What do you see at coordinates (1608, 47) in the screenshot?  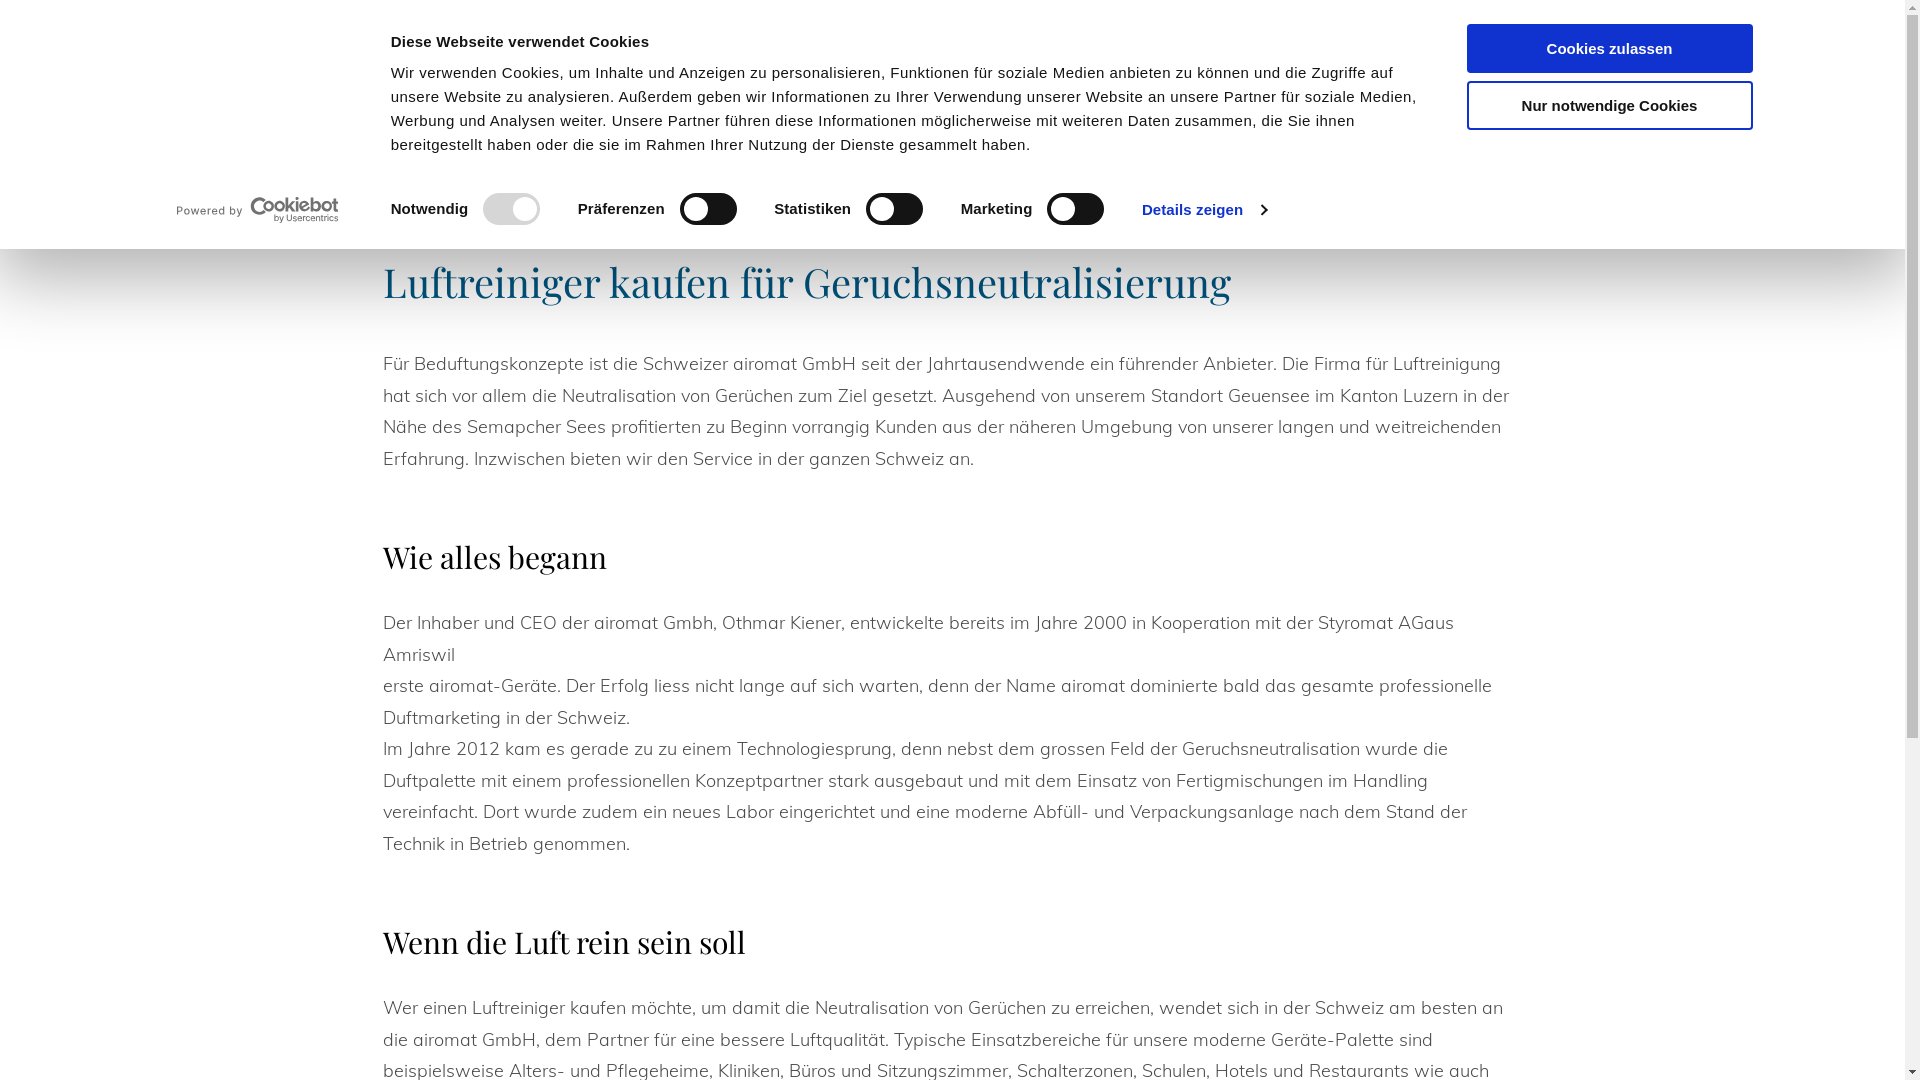 I see `'Cookies zulassen'` at bounding box center [1608, 47].